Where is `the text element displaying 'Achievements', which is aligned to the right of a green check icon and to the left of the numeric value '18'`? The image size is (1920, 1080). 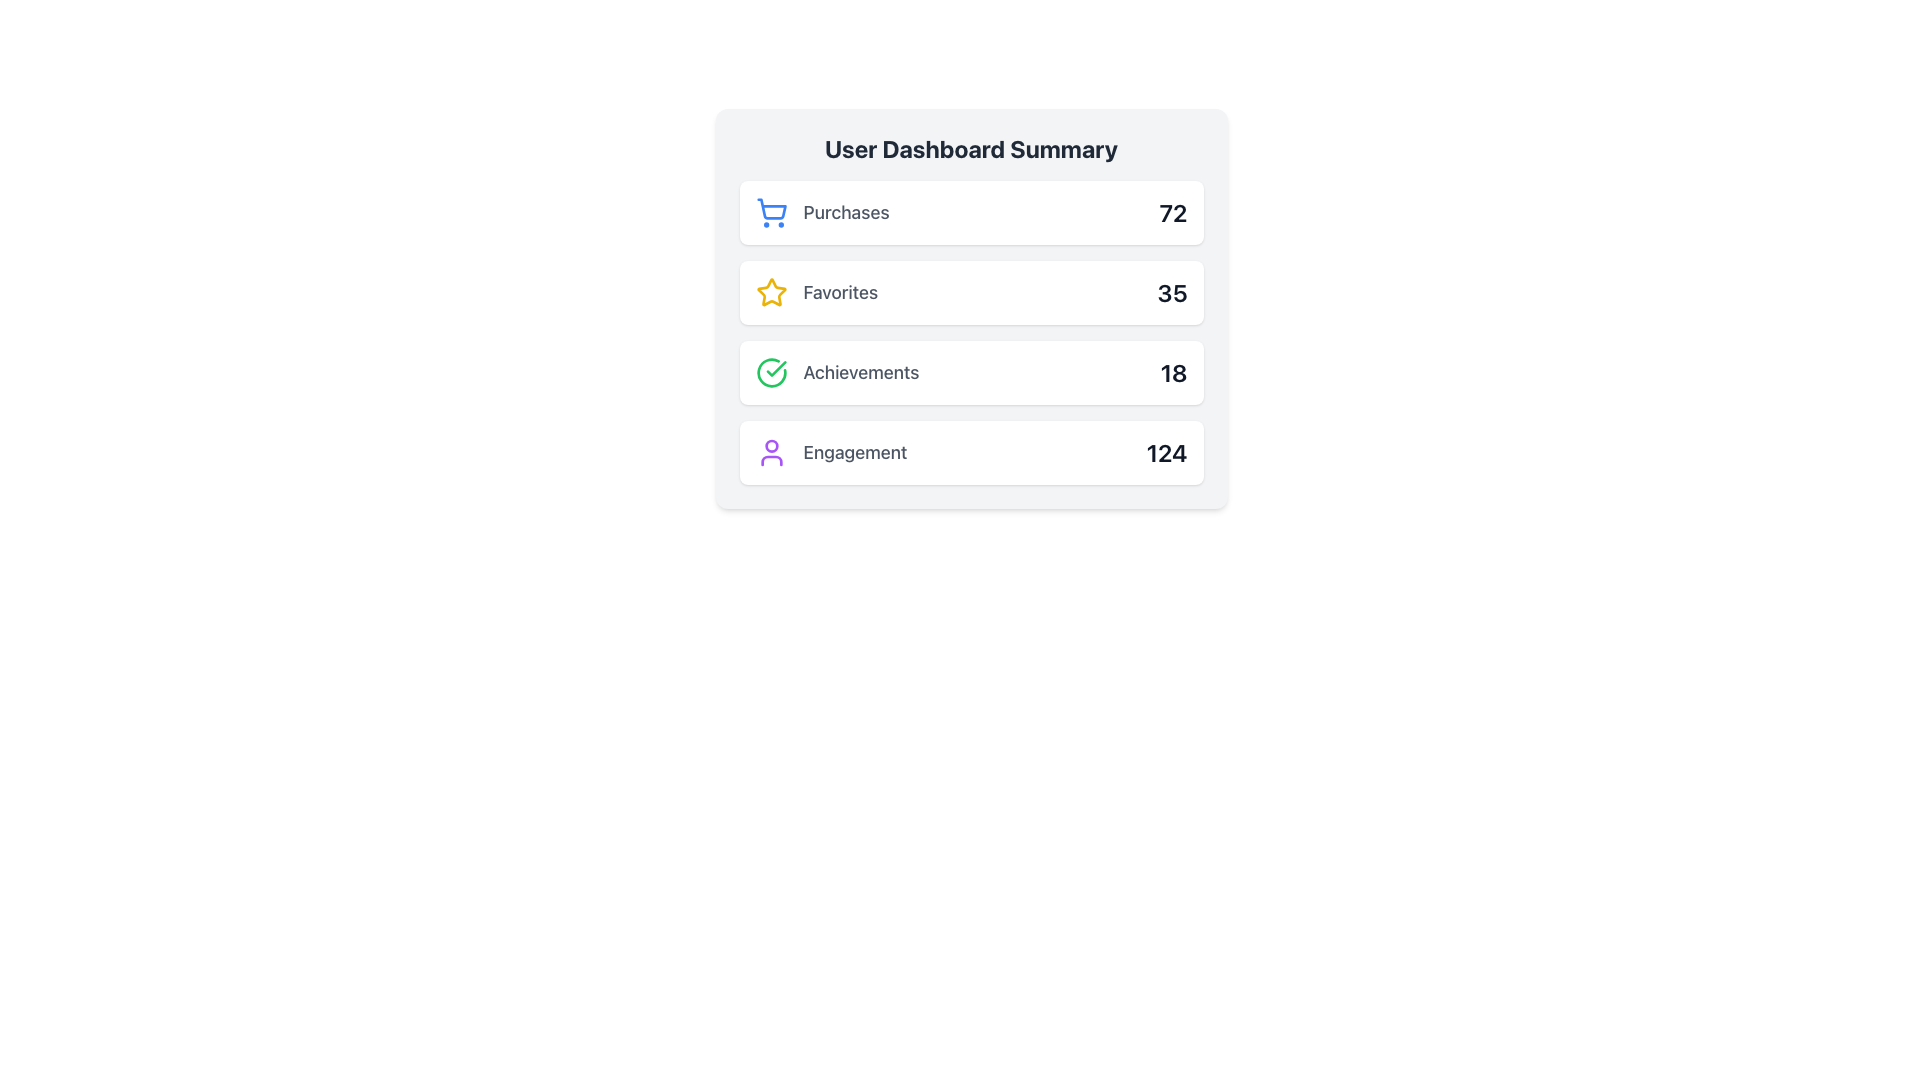
the text element displaying 'Achievements', which is aligned to the right of a green check icon and to the left of the numeric value '18' is located at coordinates (861, 373).